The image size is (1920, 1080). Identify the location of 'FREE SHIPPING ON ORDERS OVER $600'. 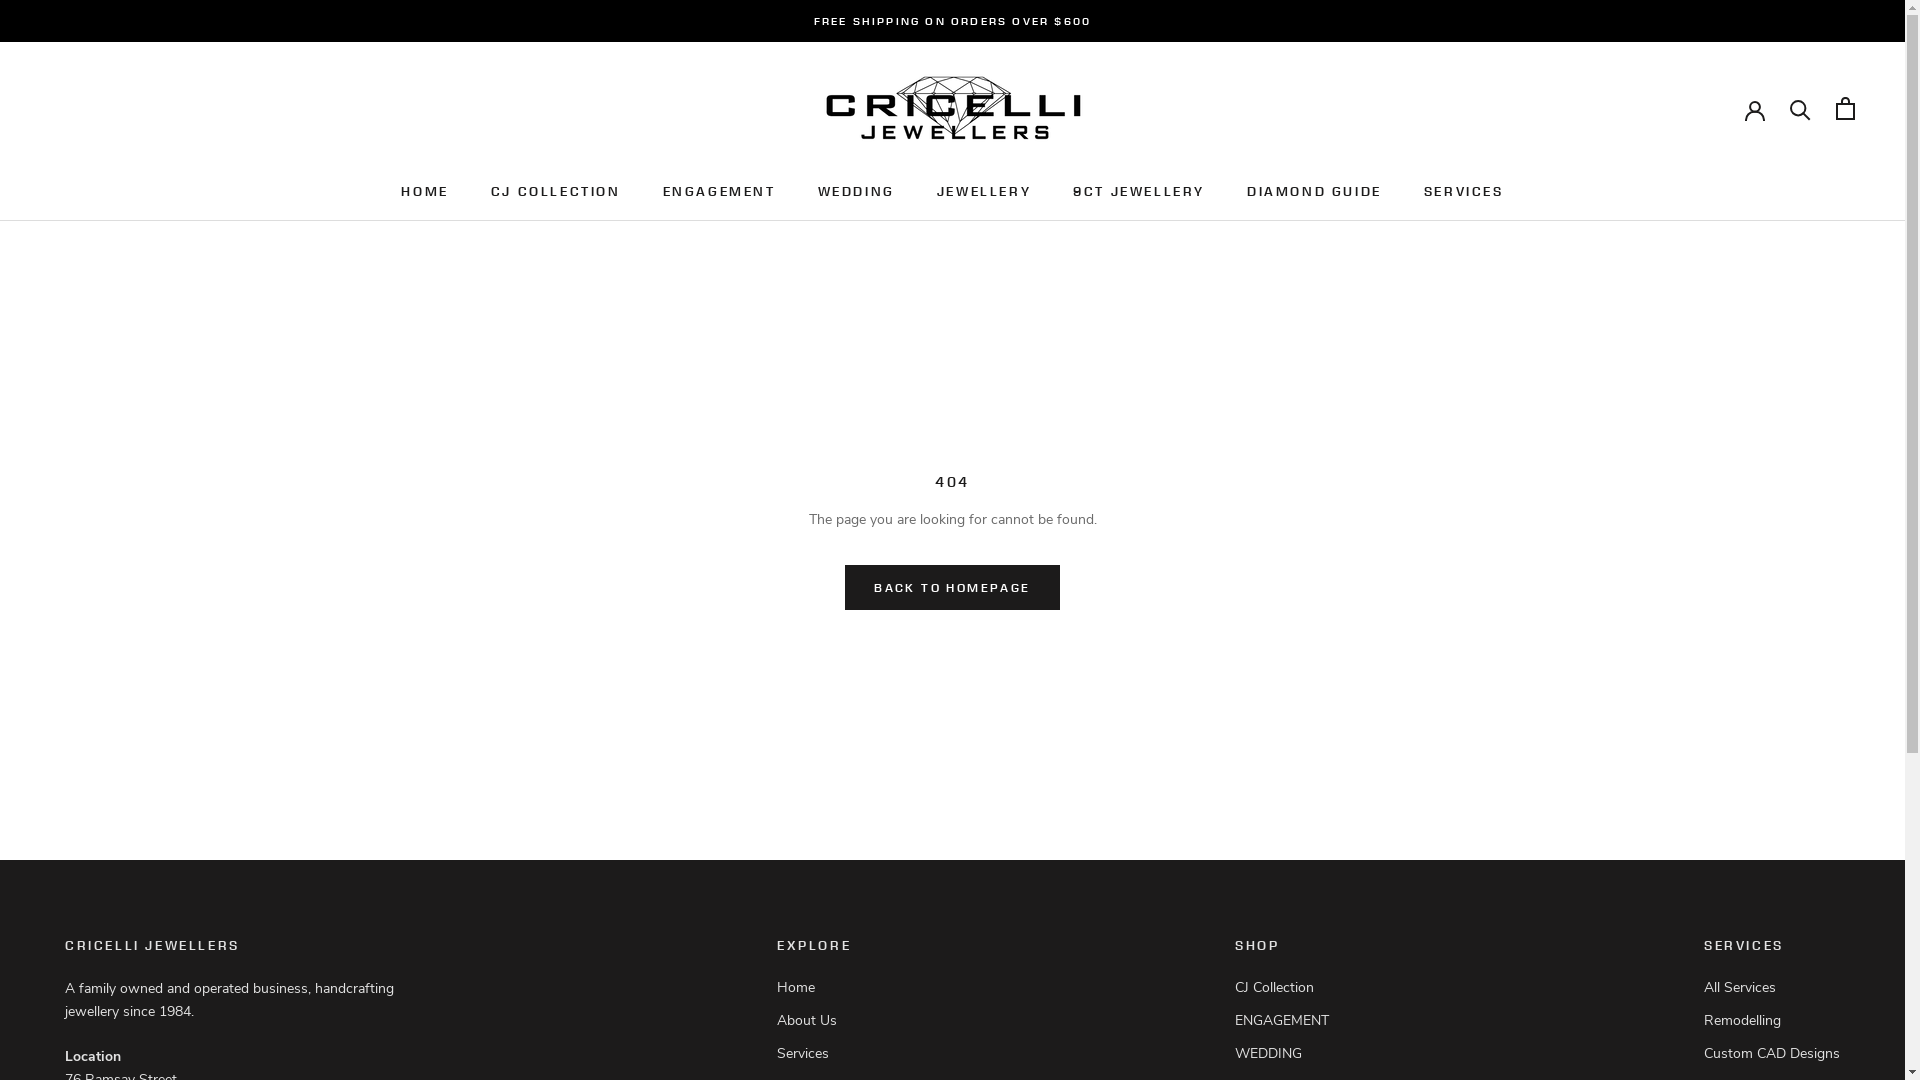
(952, 20).